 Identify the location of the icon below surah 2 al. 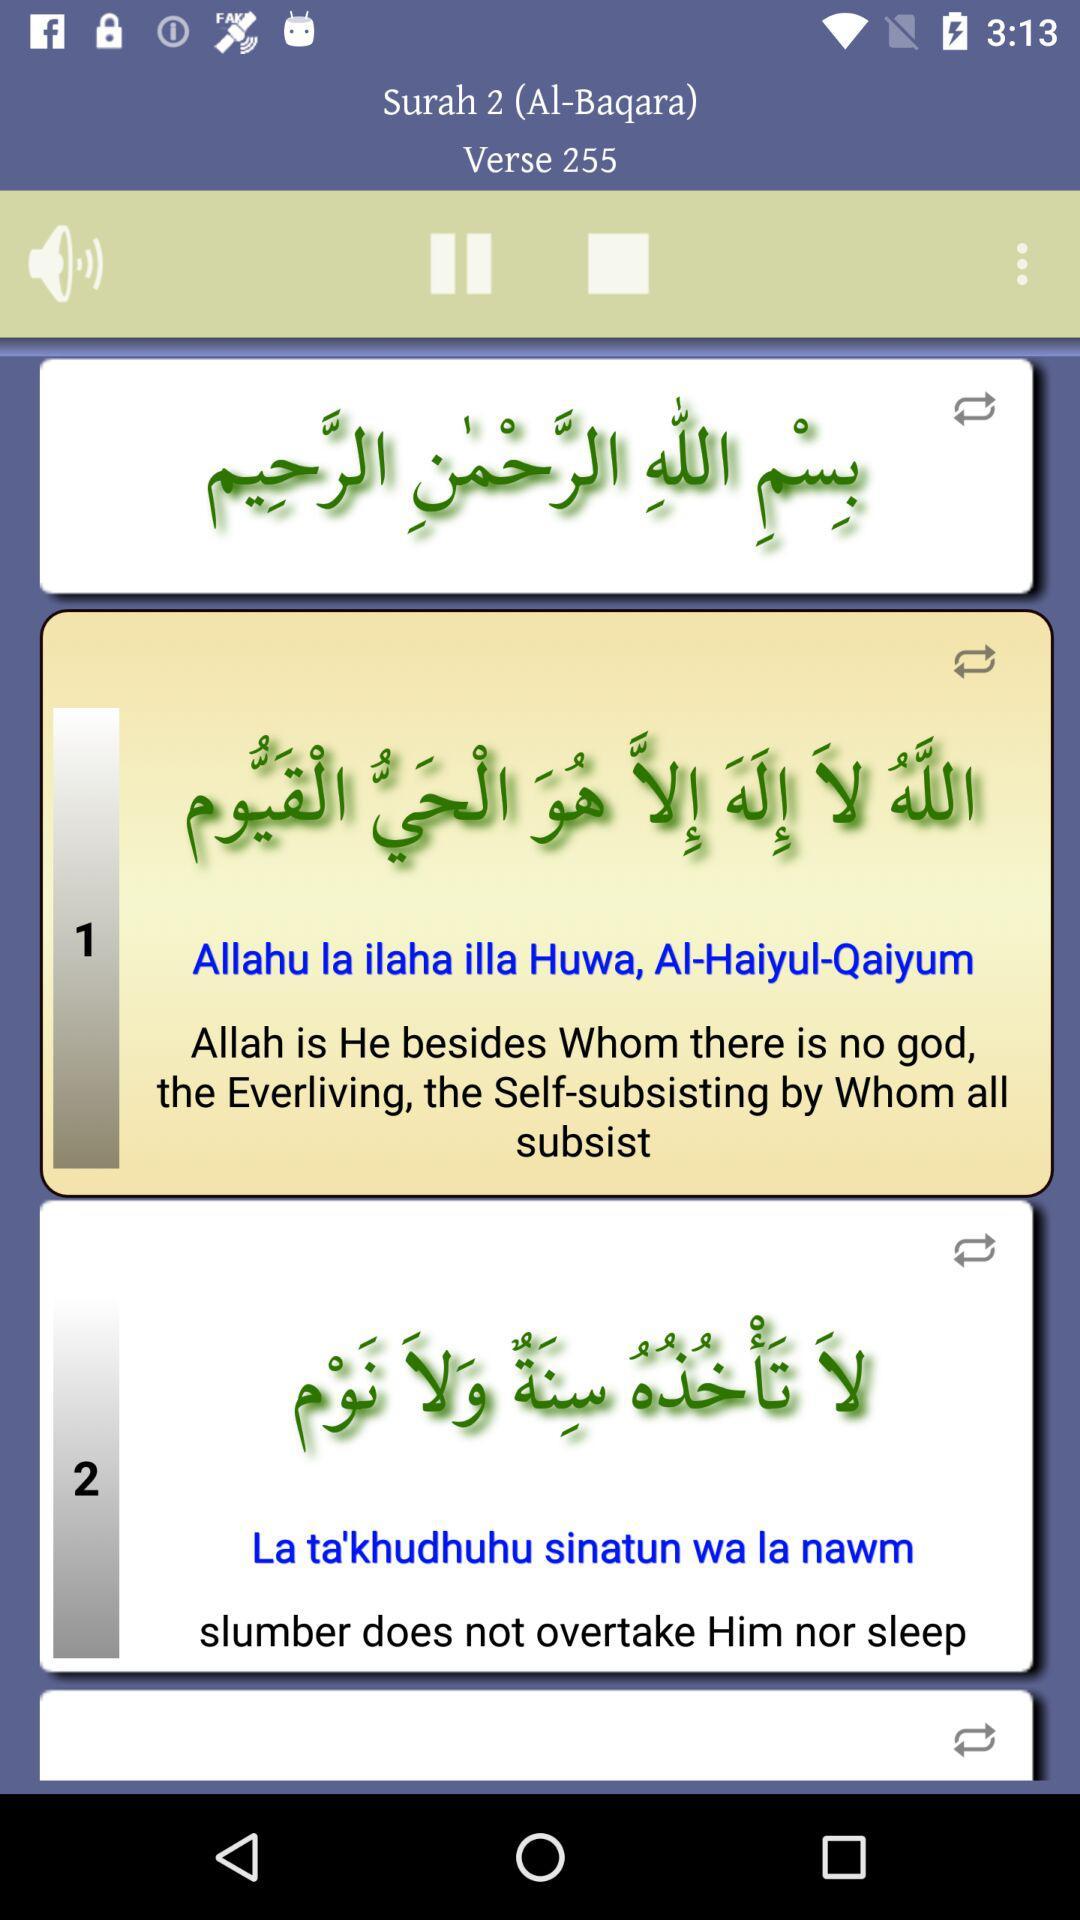
(617, 262).